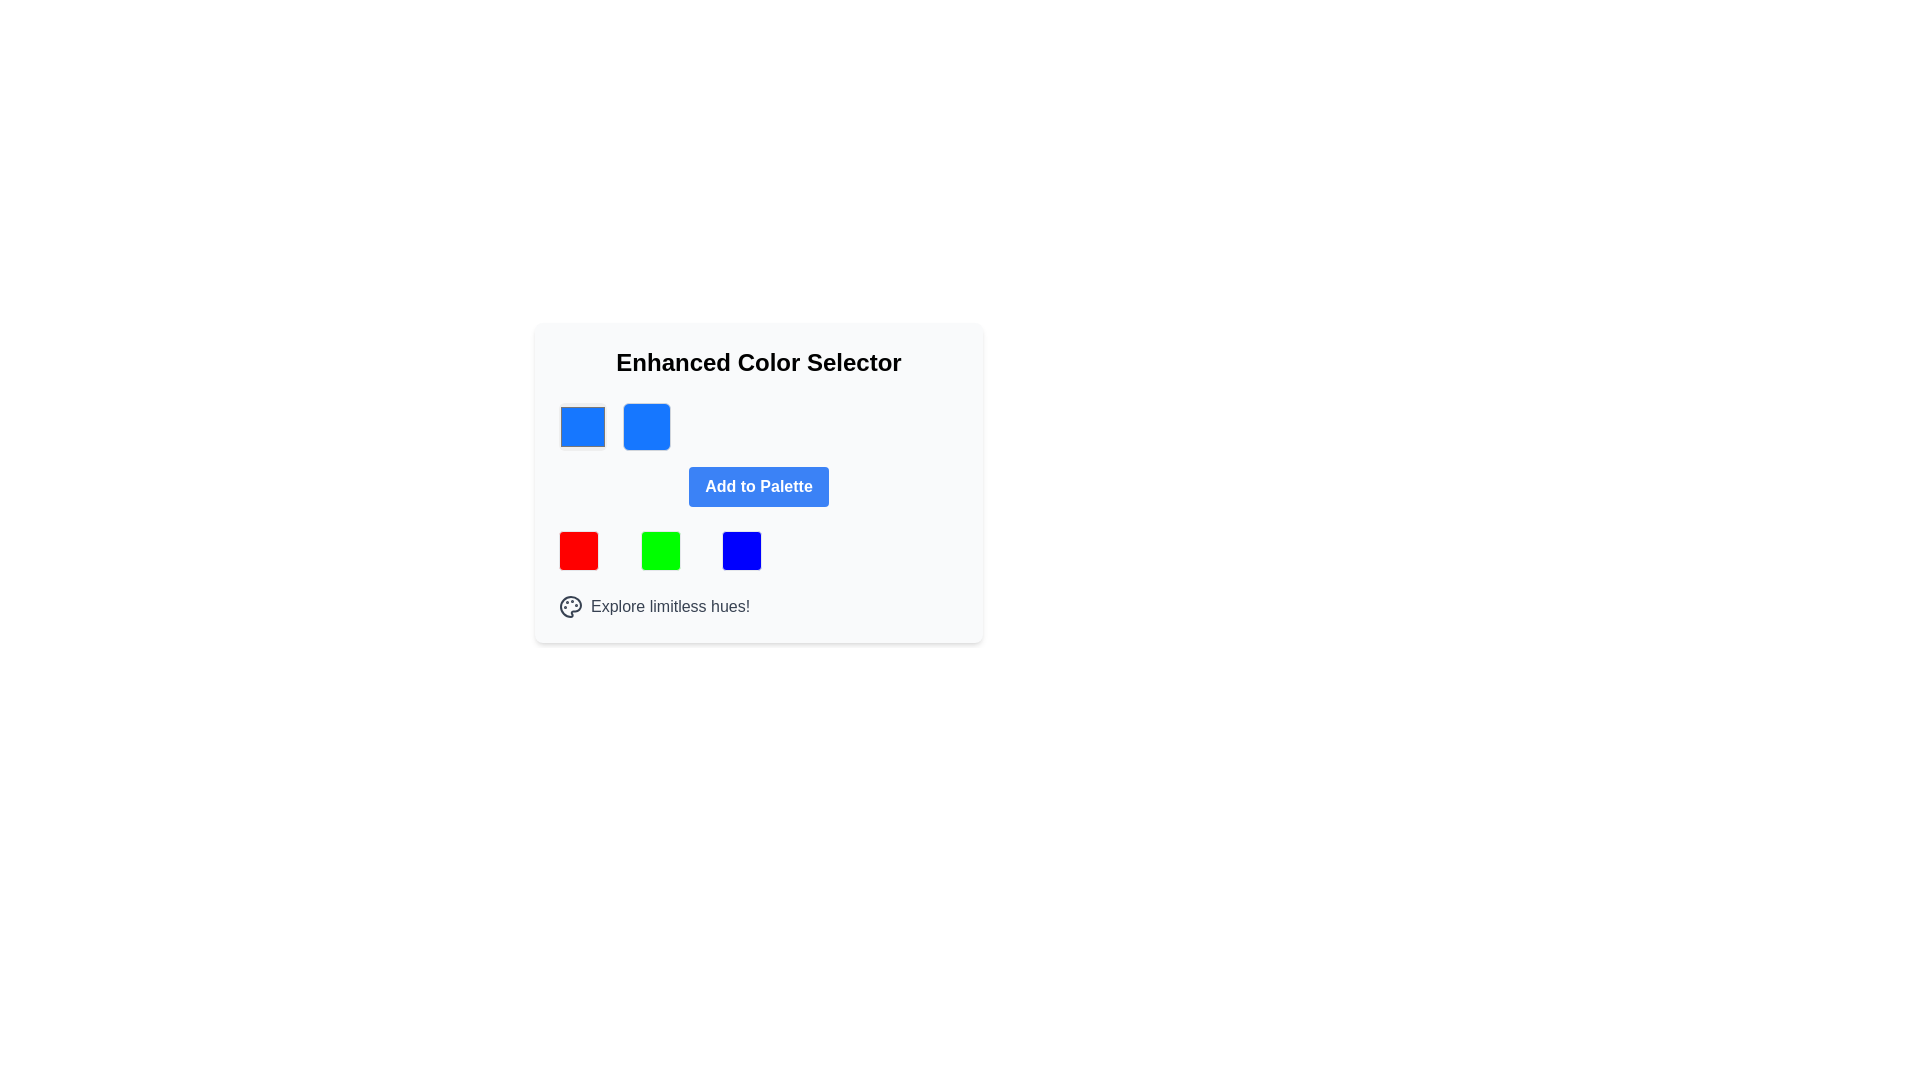  Describe the element at coordinates (578, 551) in the screenshot. I see `the red color box in the color palette, which is the leftmost element in the row of three colored squares below the 'Add to Palette' button` at that location.